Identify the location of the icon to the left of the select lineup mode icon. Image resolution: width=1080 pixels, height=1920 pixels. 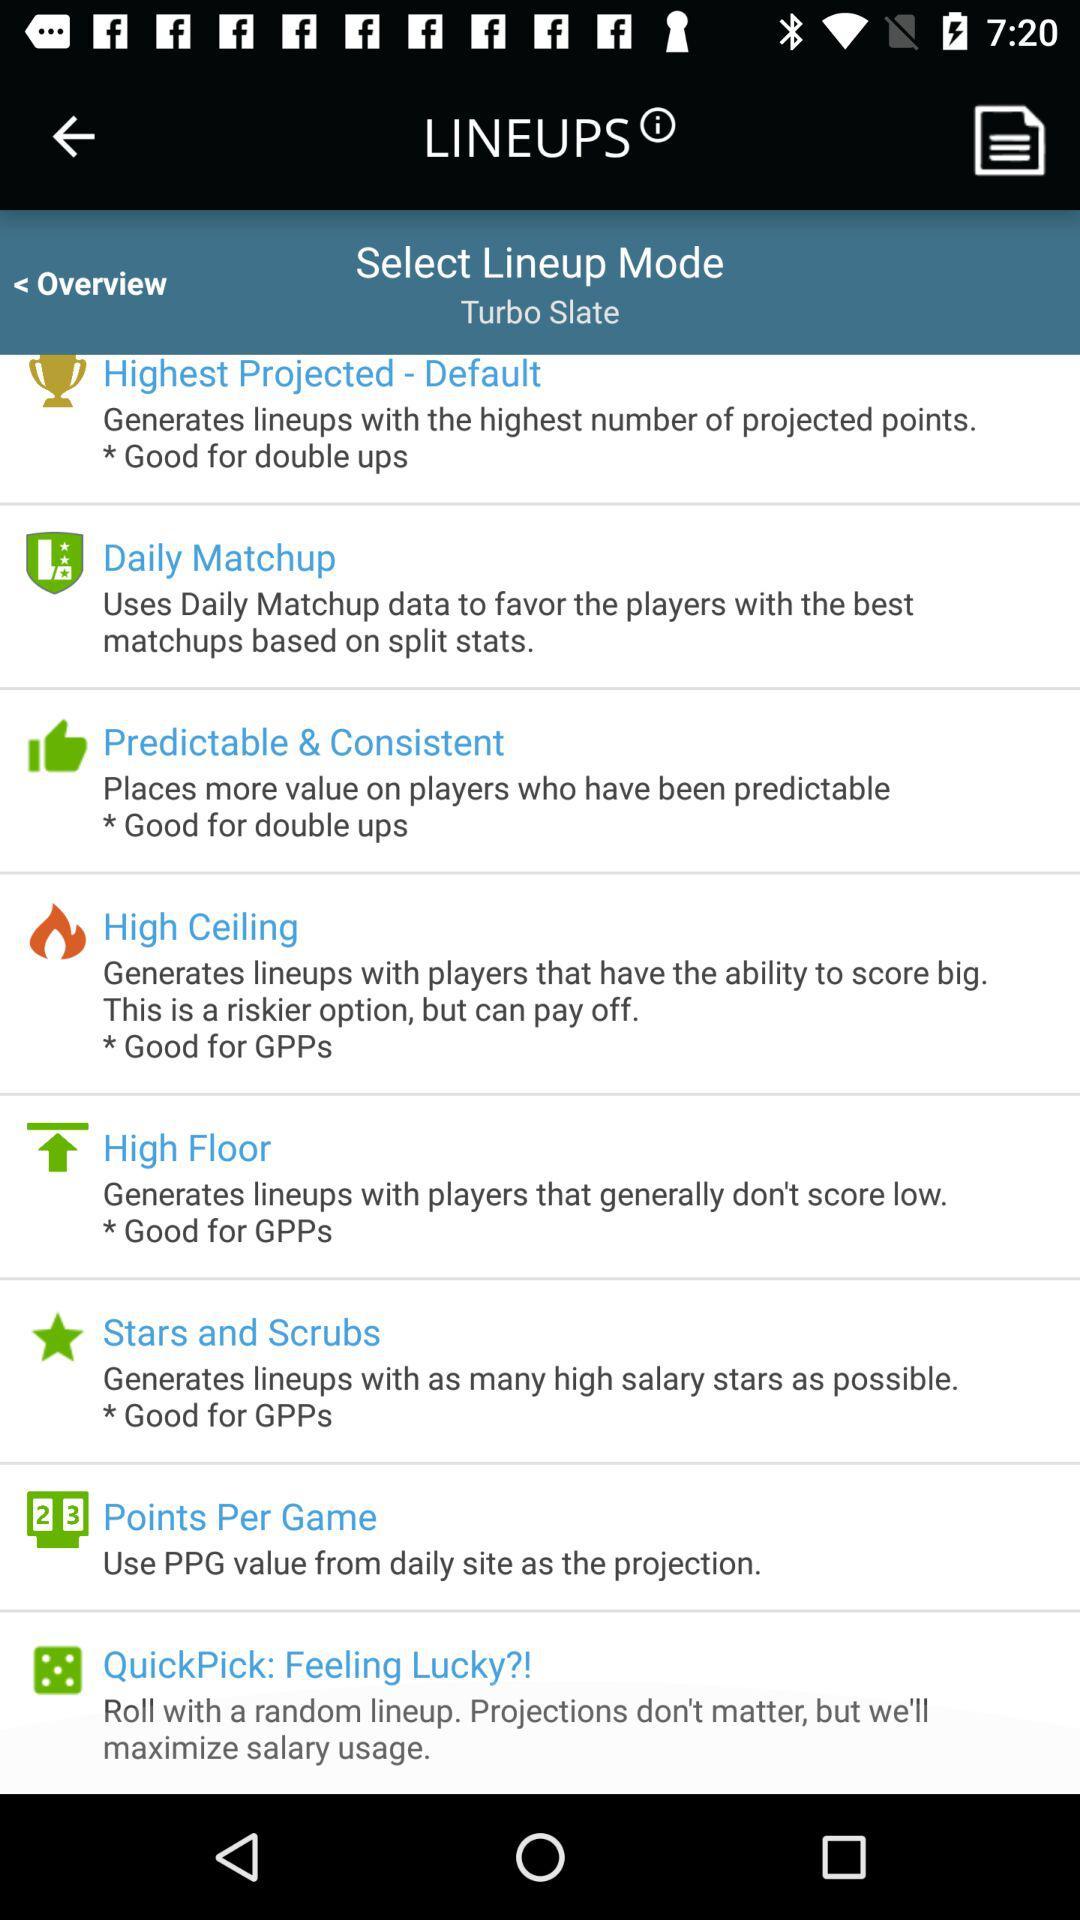
(108, 281).